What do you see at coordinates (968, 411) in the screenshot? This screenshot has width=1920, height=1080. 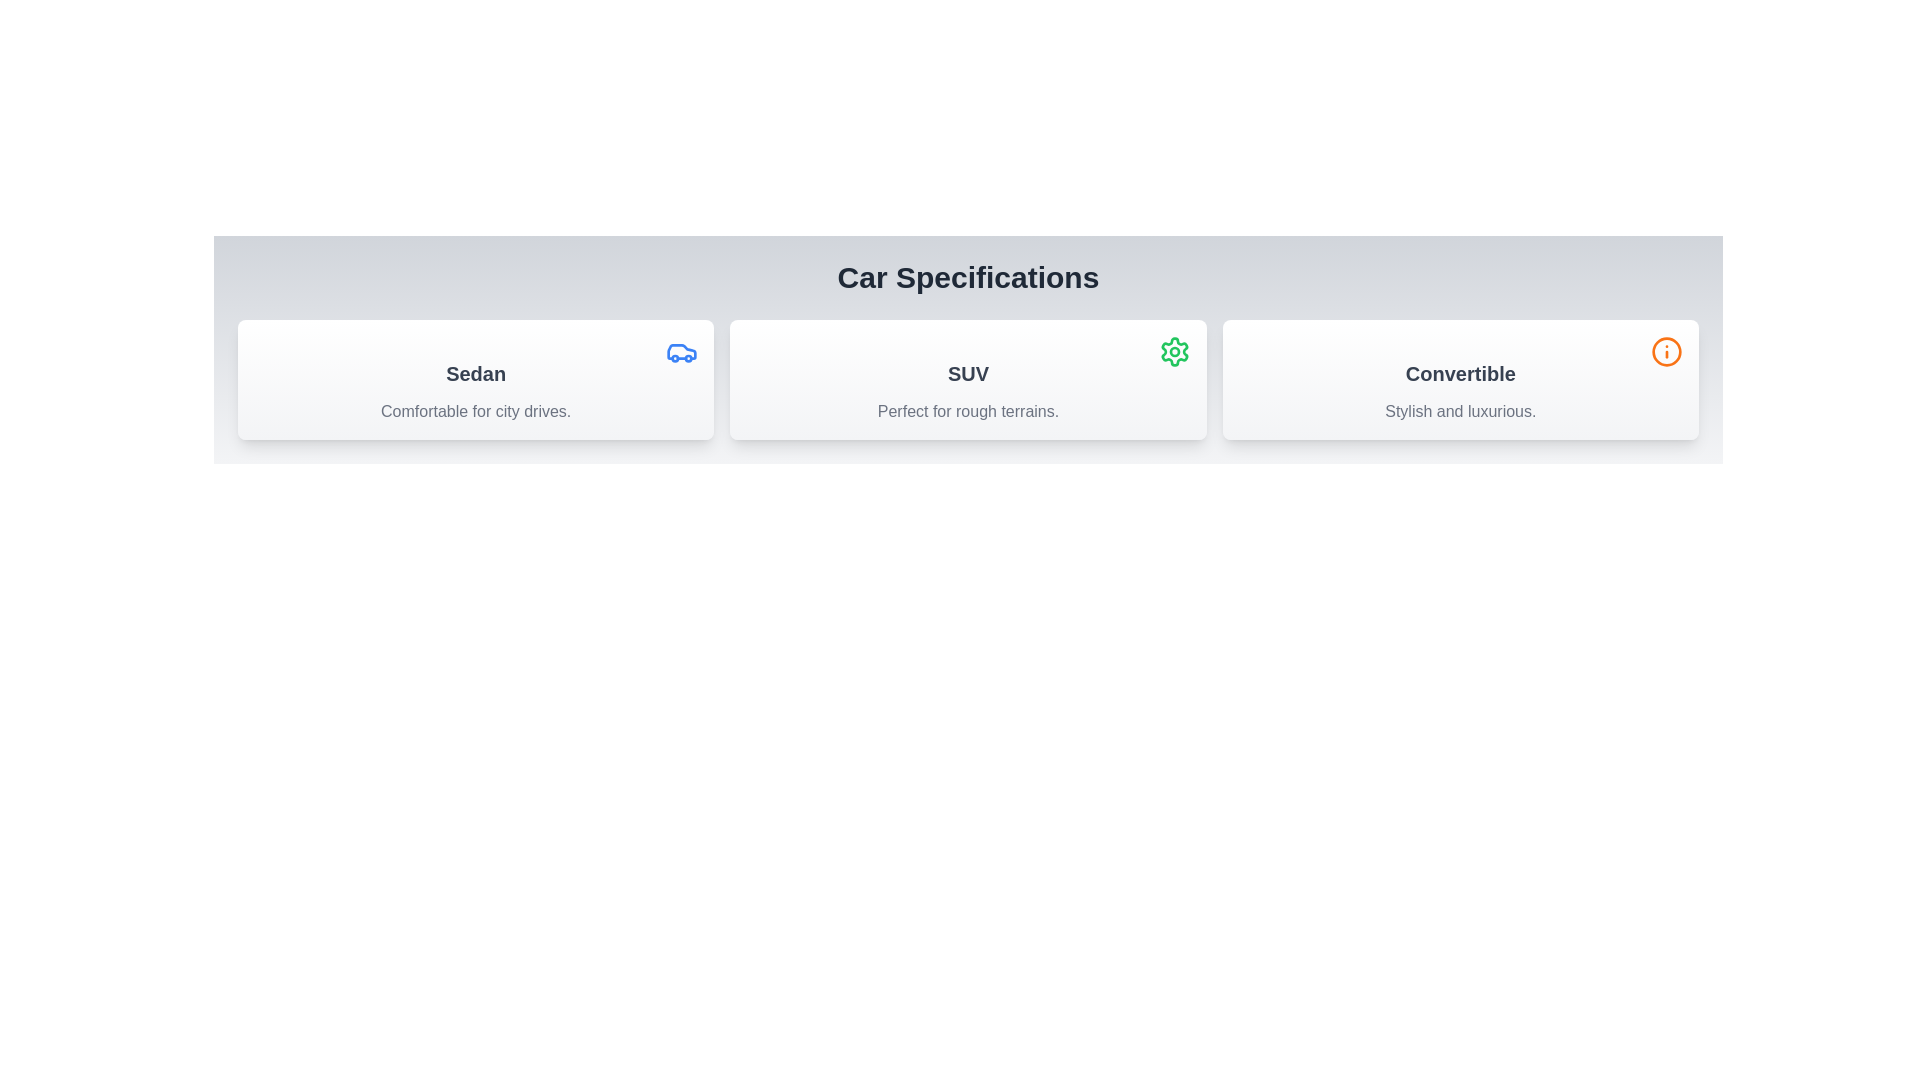 I see `the text label stating 'Perfect for rough terrains.' located at the bottom section of the 'SUV' card` at bounding box center [968, 411].